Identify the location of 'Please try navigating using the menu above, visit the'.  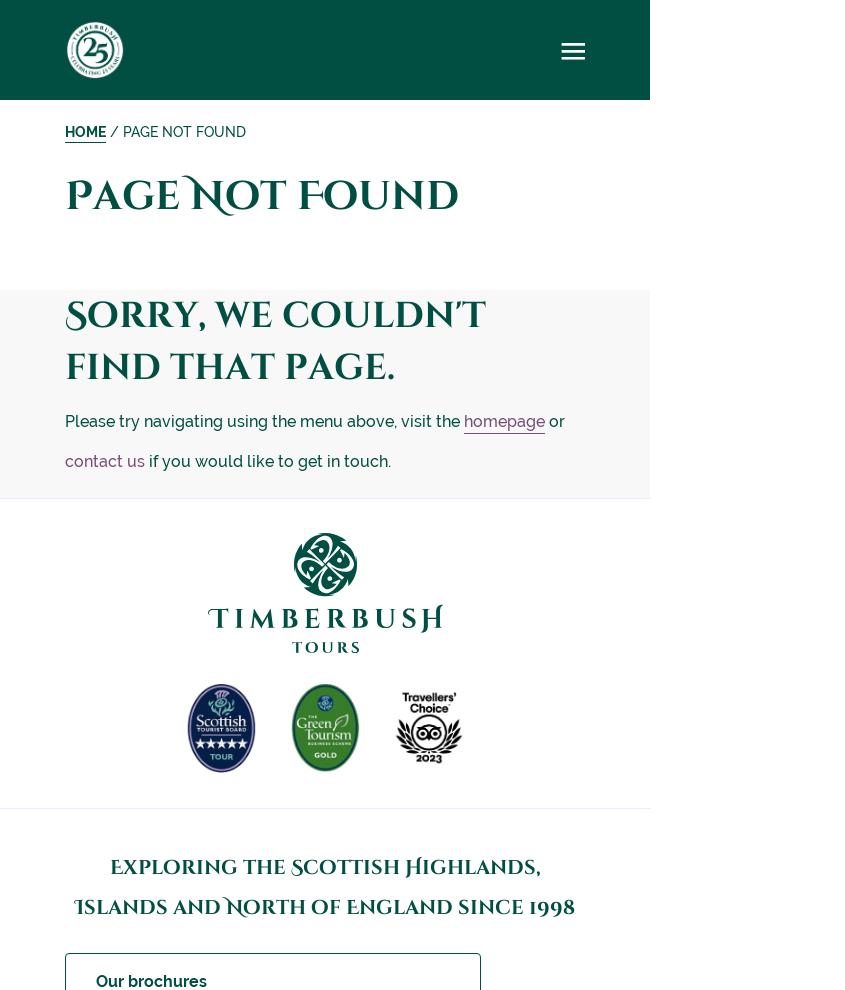
(264, 420).